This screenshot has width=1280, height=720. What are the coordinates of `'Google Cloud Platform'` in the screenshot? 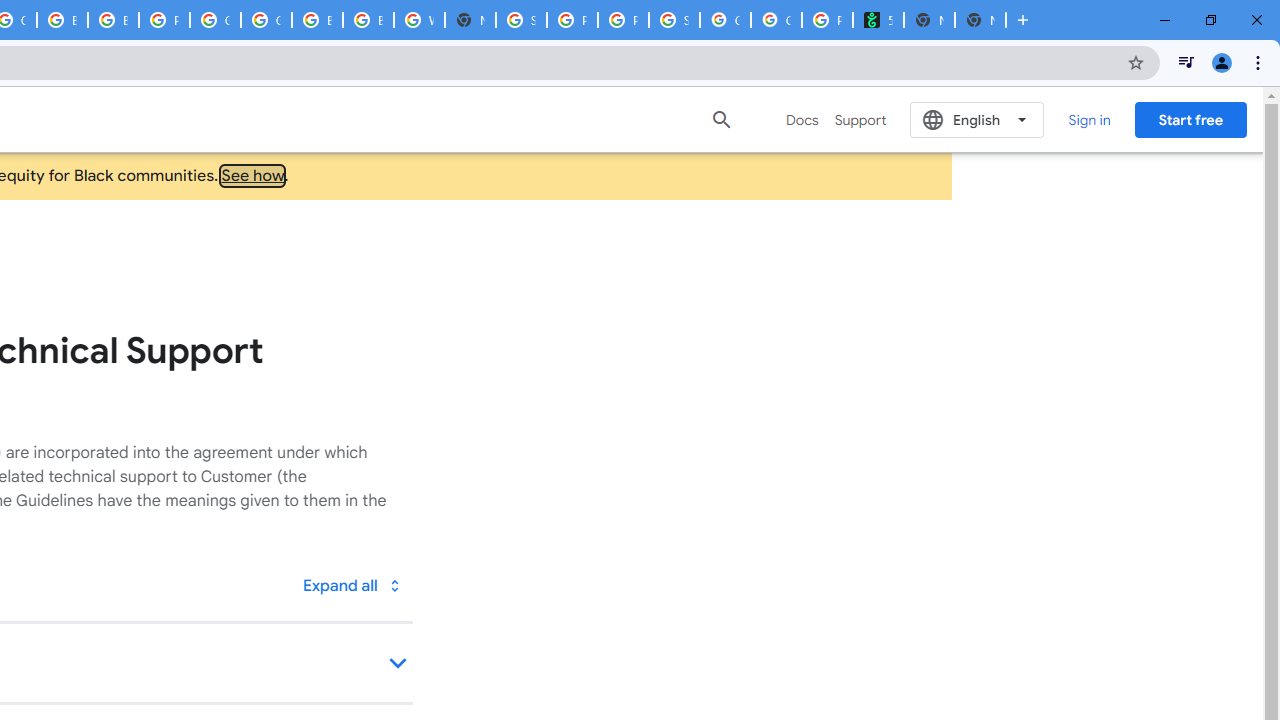 It's located at (265, 20).